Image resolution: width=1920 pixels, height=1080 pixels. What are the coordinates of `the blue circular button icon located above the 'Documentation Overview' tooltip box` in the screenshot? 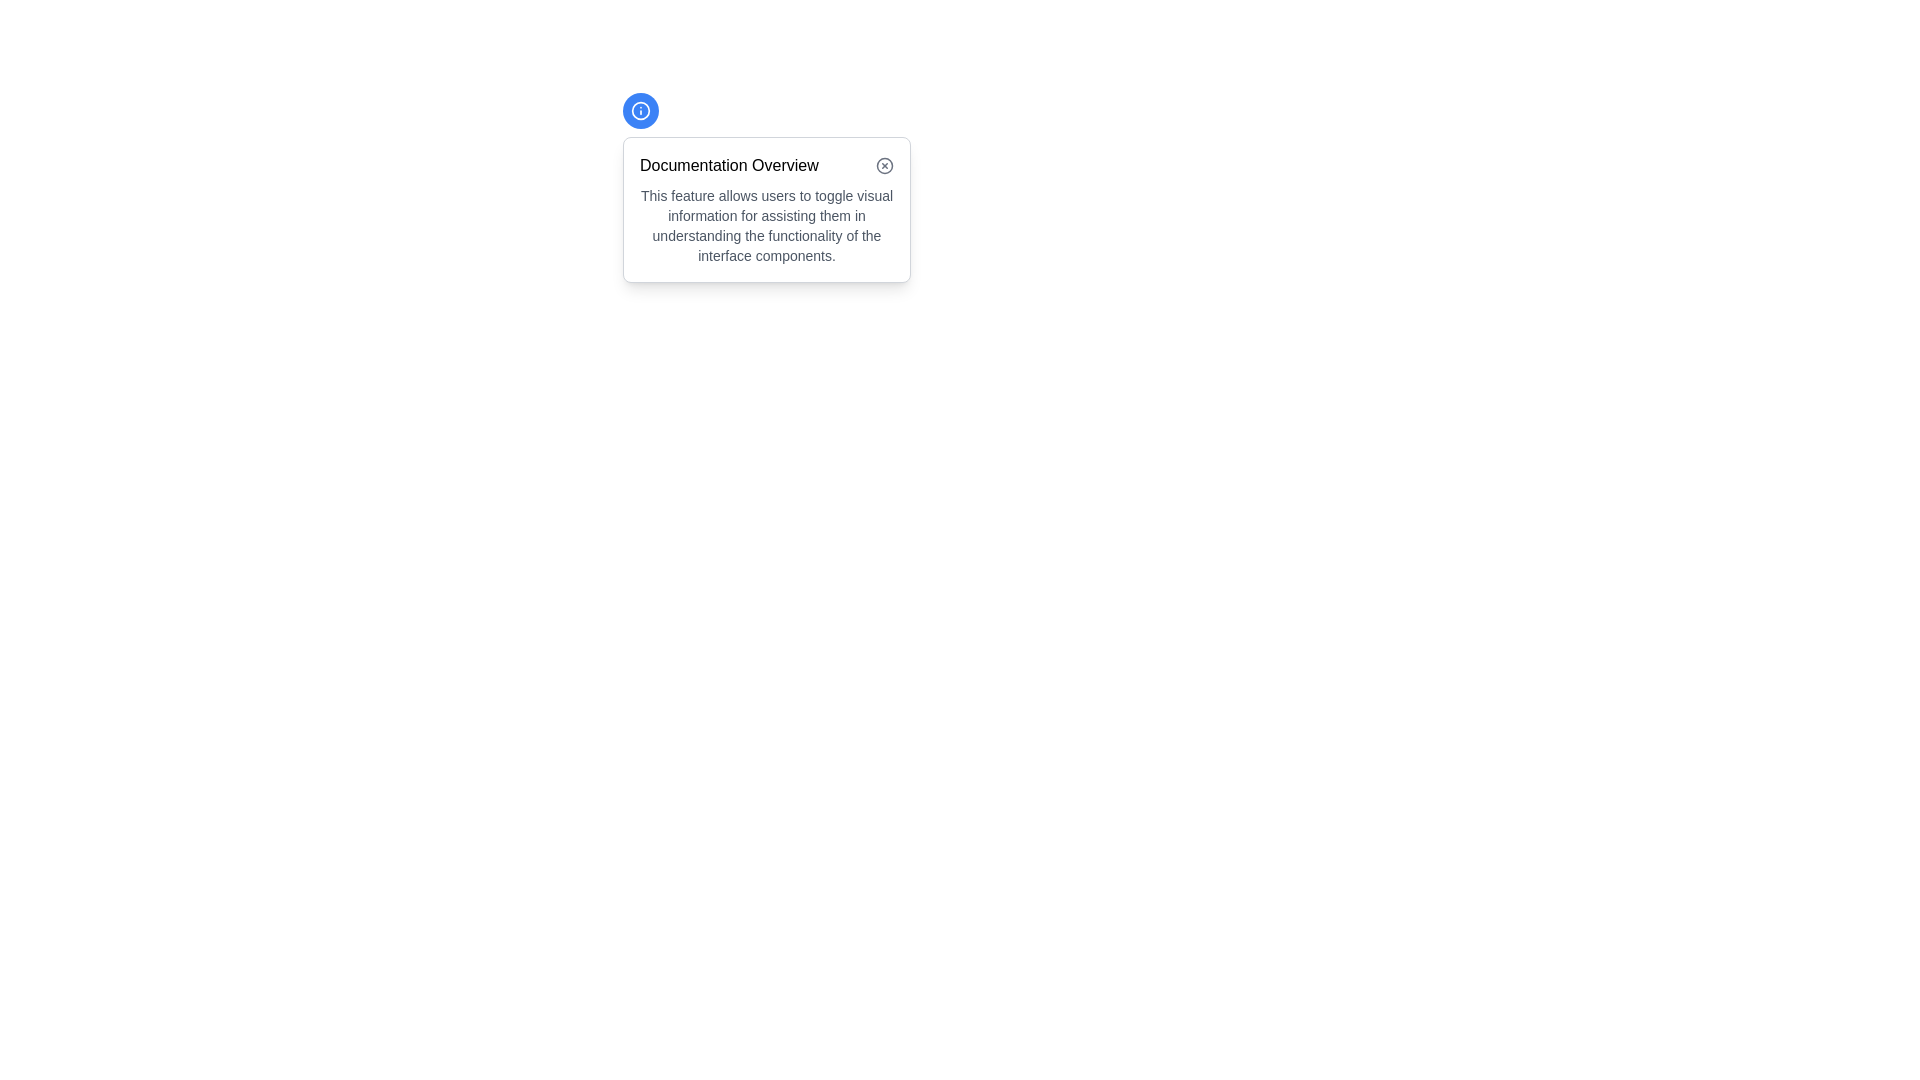 It's located at (641, 111).